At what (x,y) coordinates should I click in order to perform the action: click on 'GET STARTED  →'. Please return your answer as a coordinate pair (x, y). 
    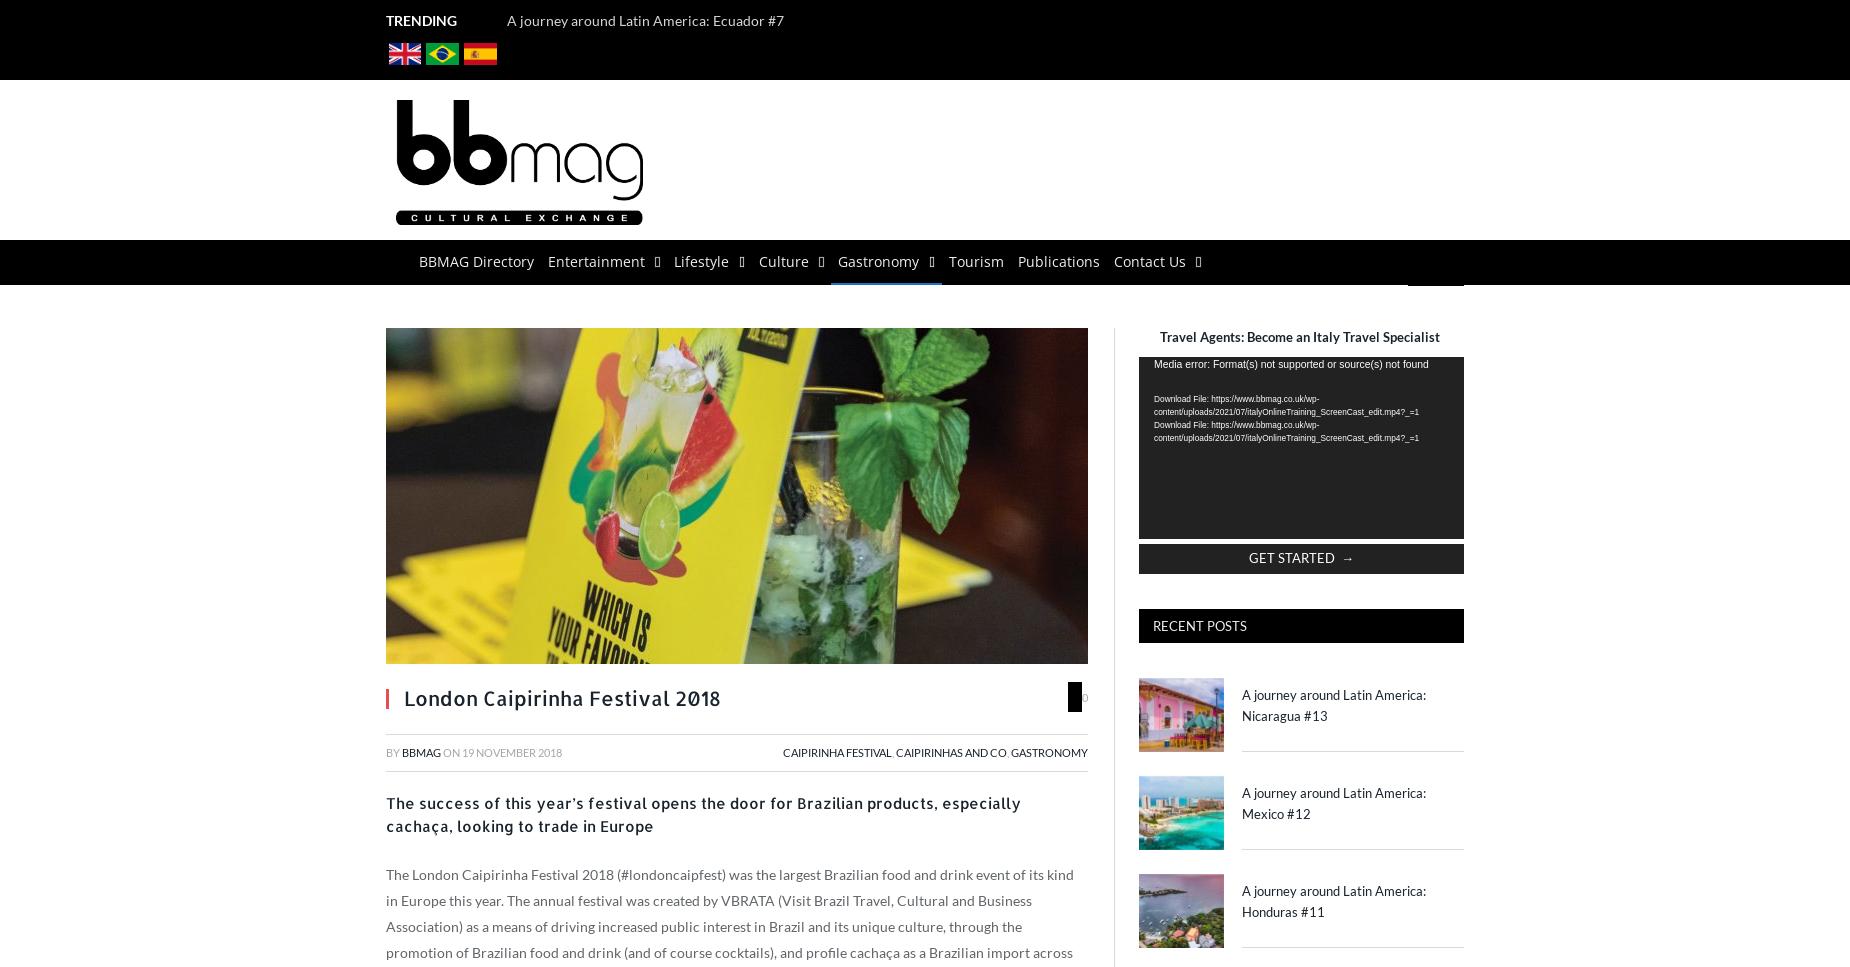
    Looking at the image, I should click on (1300, 557).